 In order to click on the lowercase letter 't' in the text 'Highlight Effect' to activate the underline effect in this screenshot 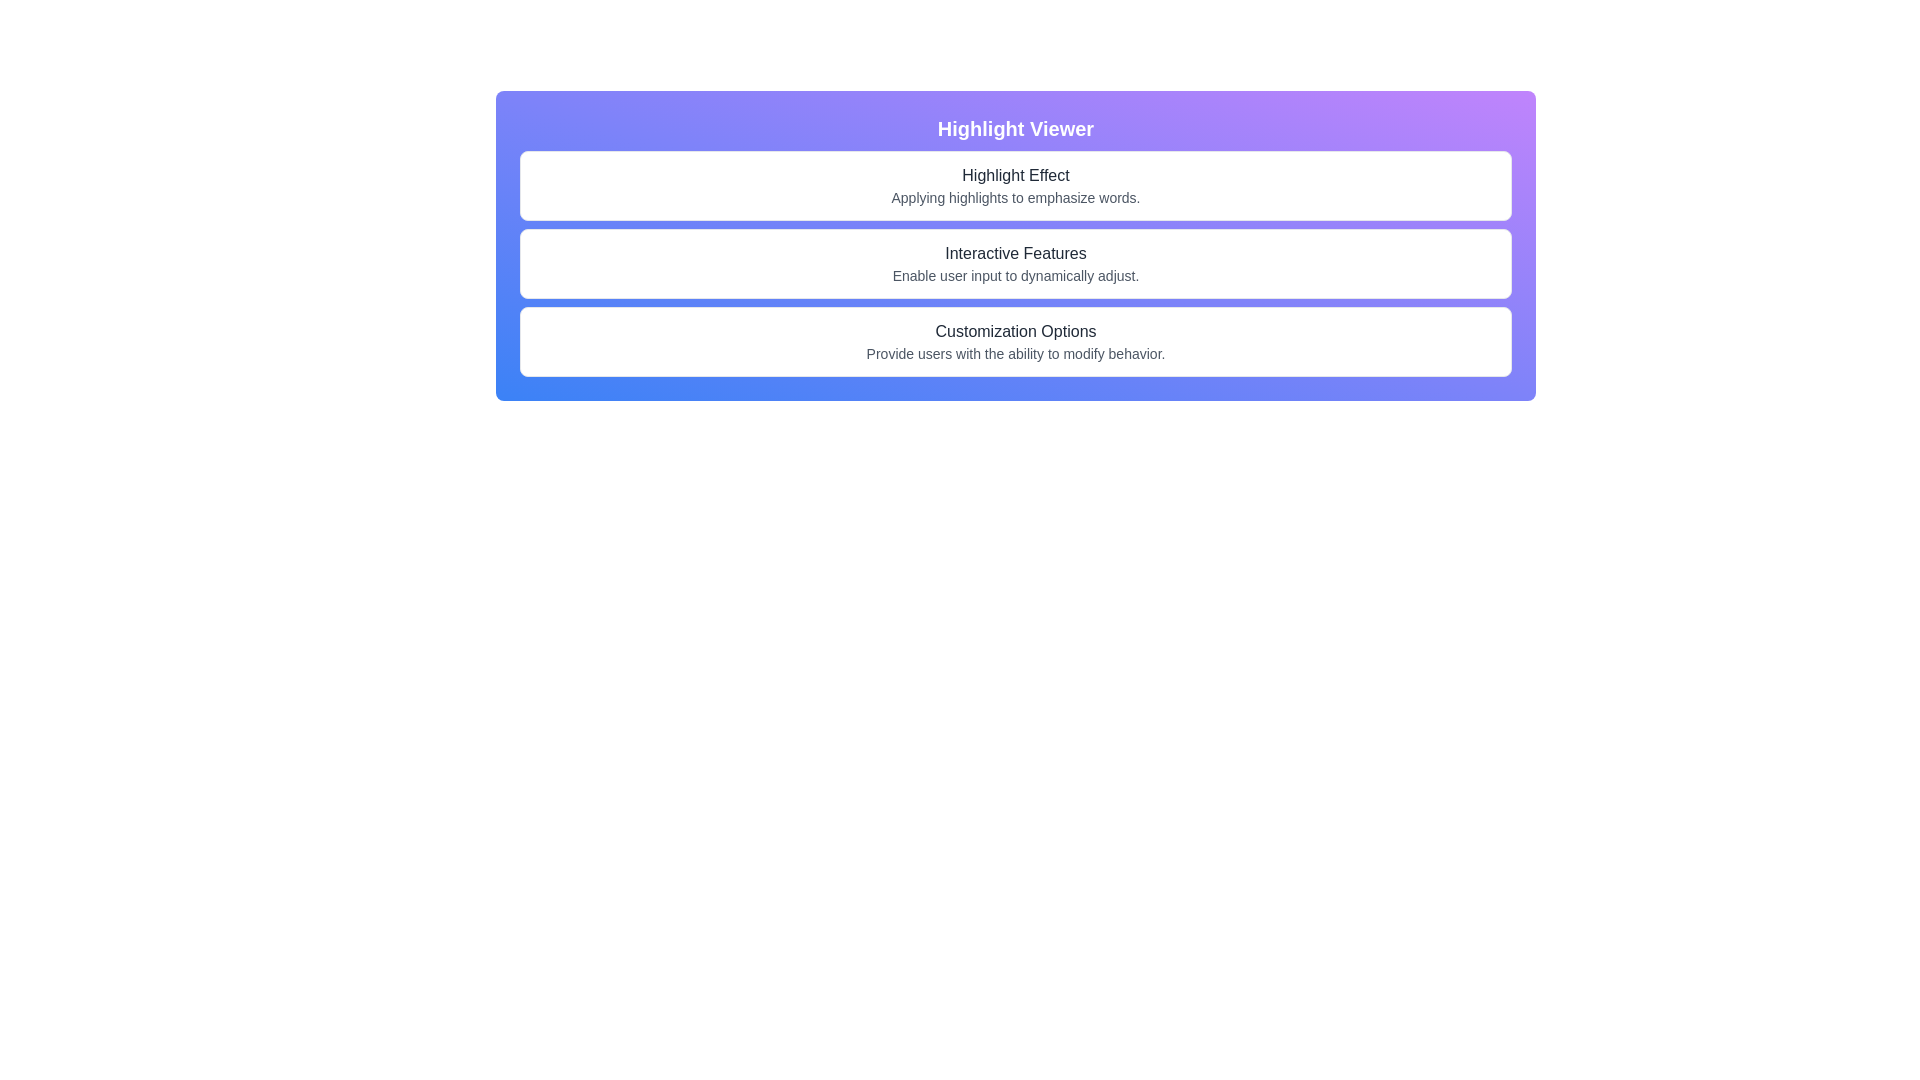, I will do `click(1022, 174)`.